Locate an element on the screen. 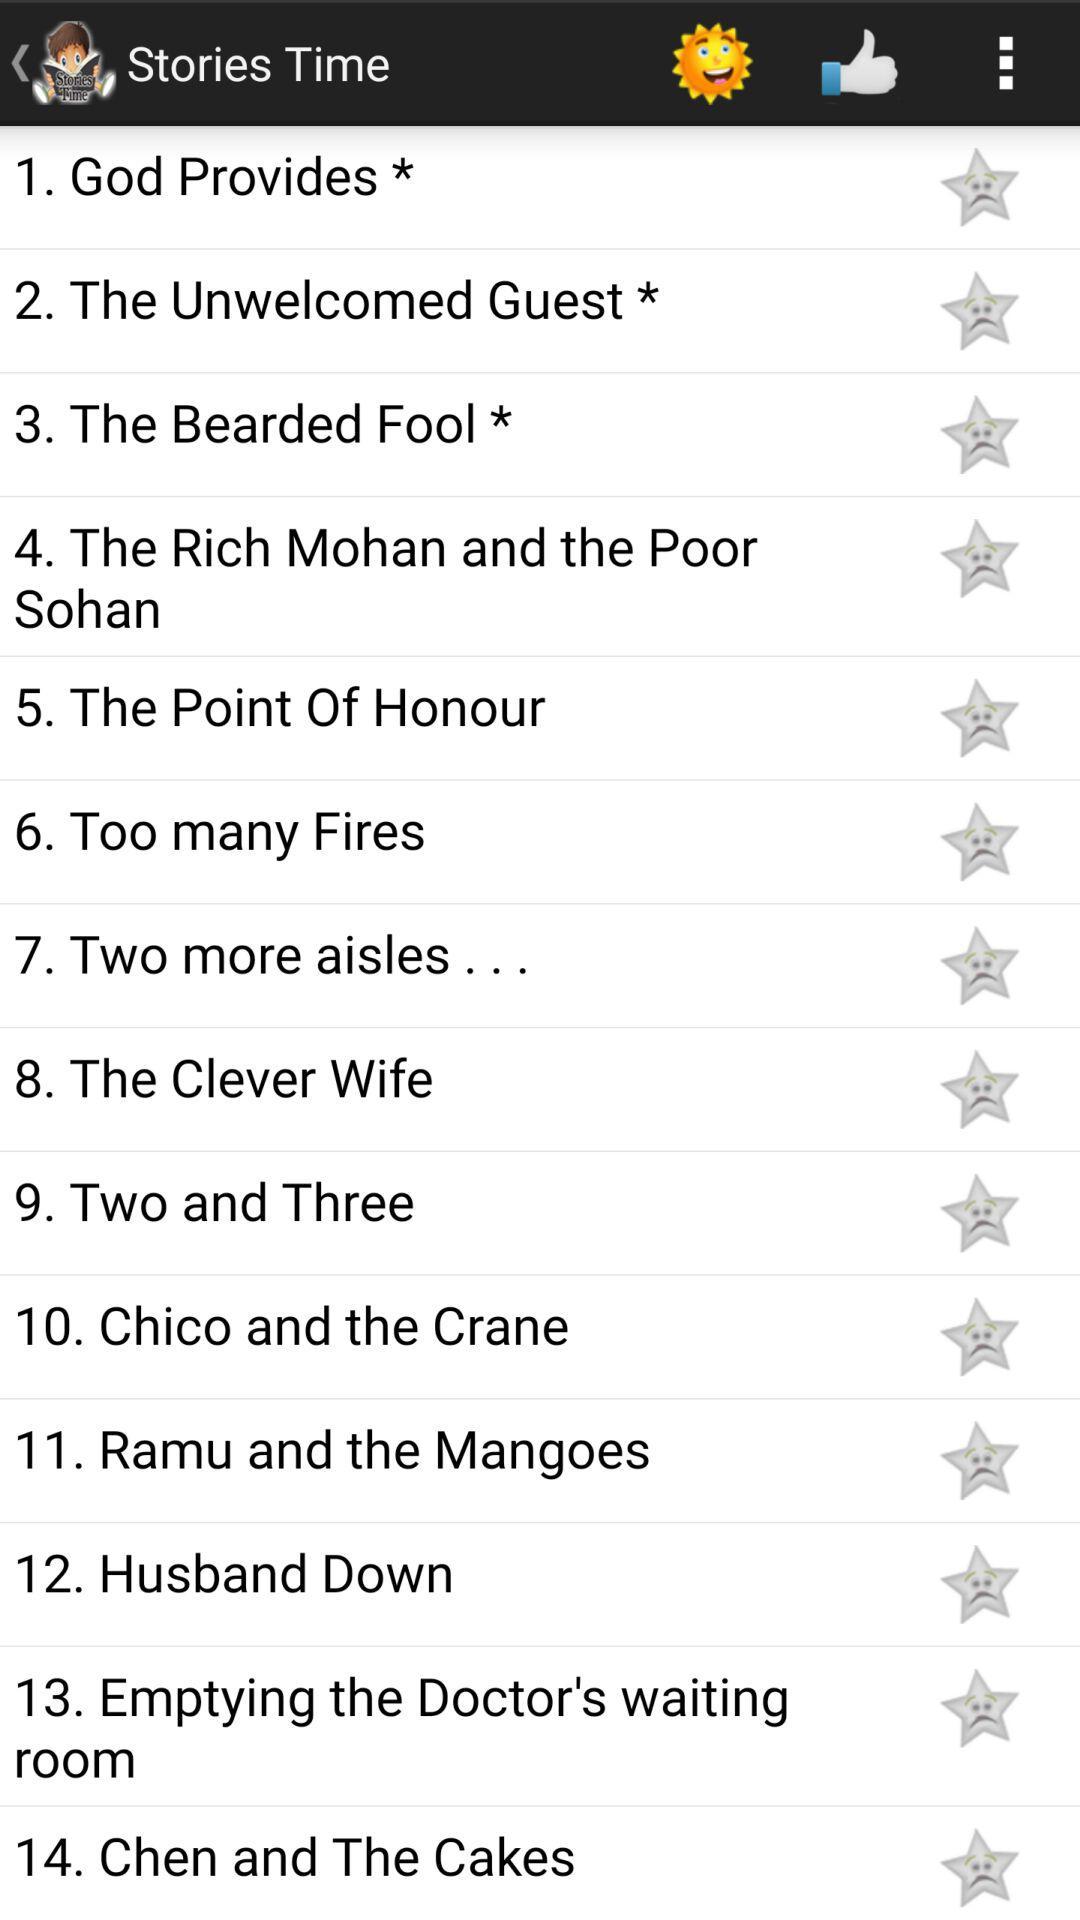 The width and height of the screenshot is (1080, 1920). favorite is located at coordinates (978, 1460).